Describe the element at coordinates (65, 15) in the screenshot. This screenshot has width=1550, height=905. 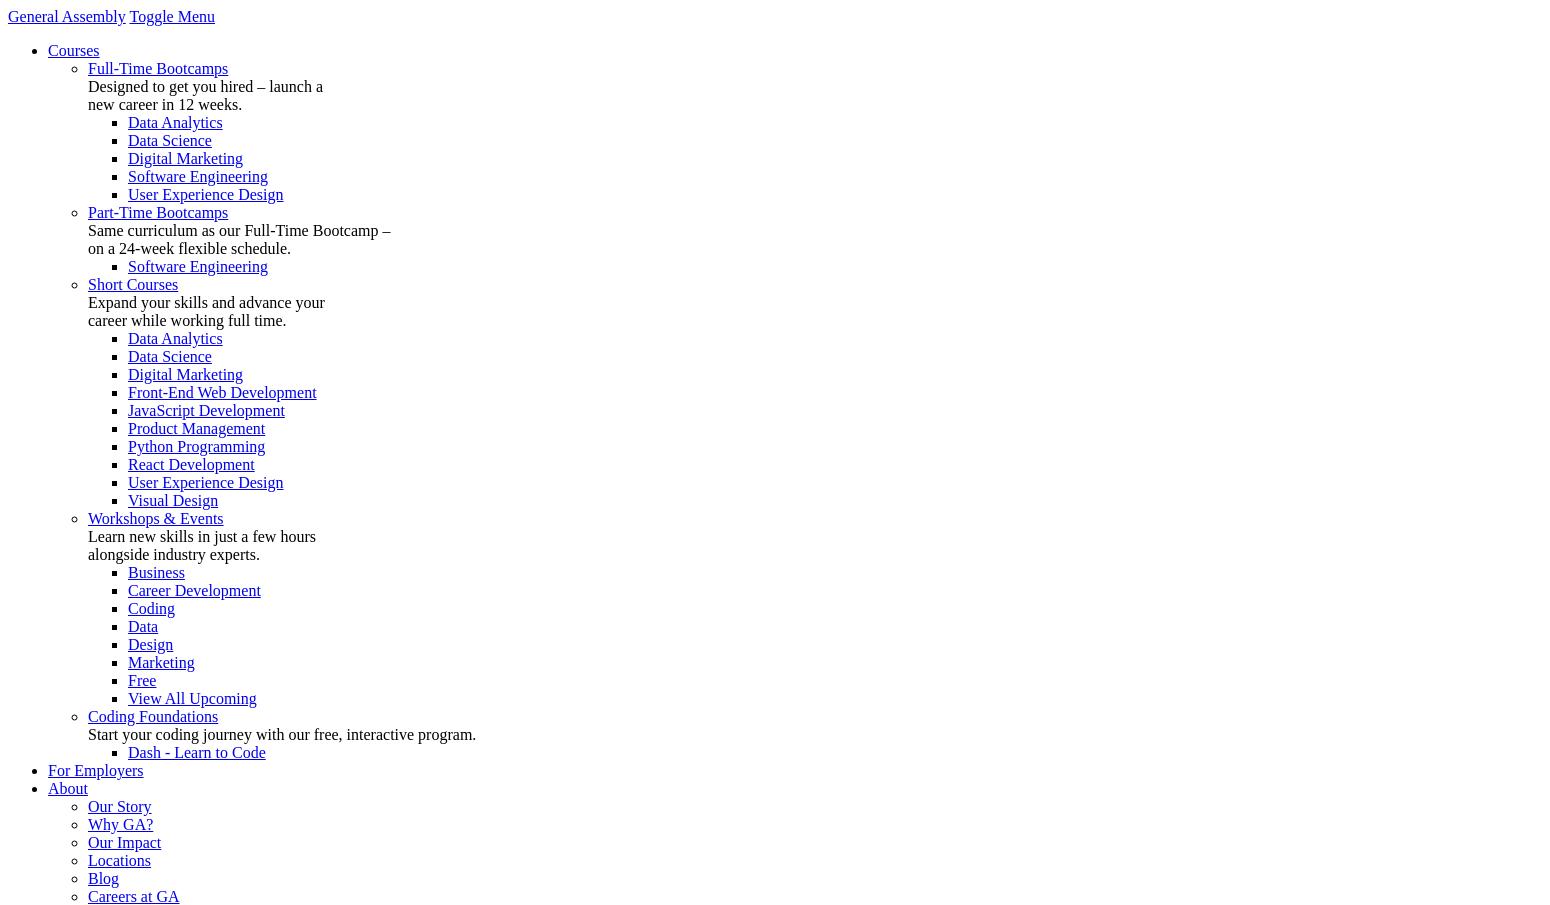
I see `'General Assembly'` at that location.